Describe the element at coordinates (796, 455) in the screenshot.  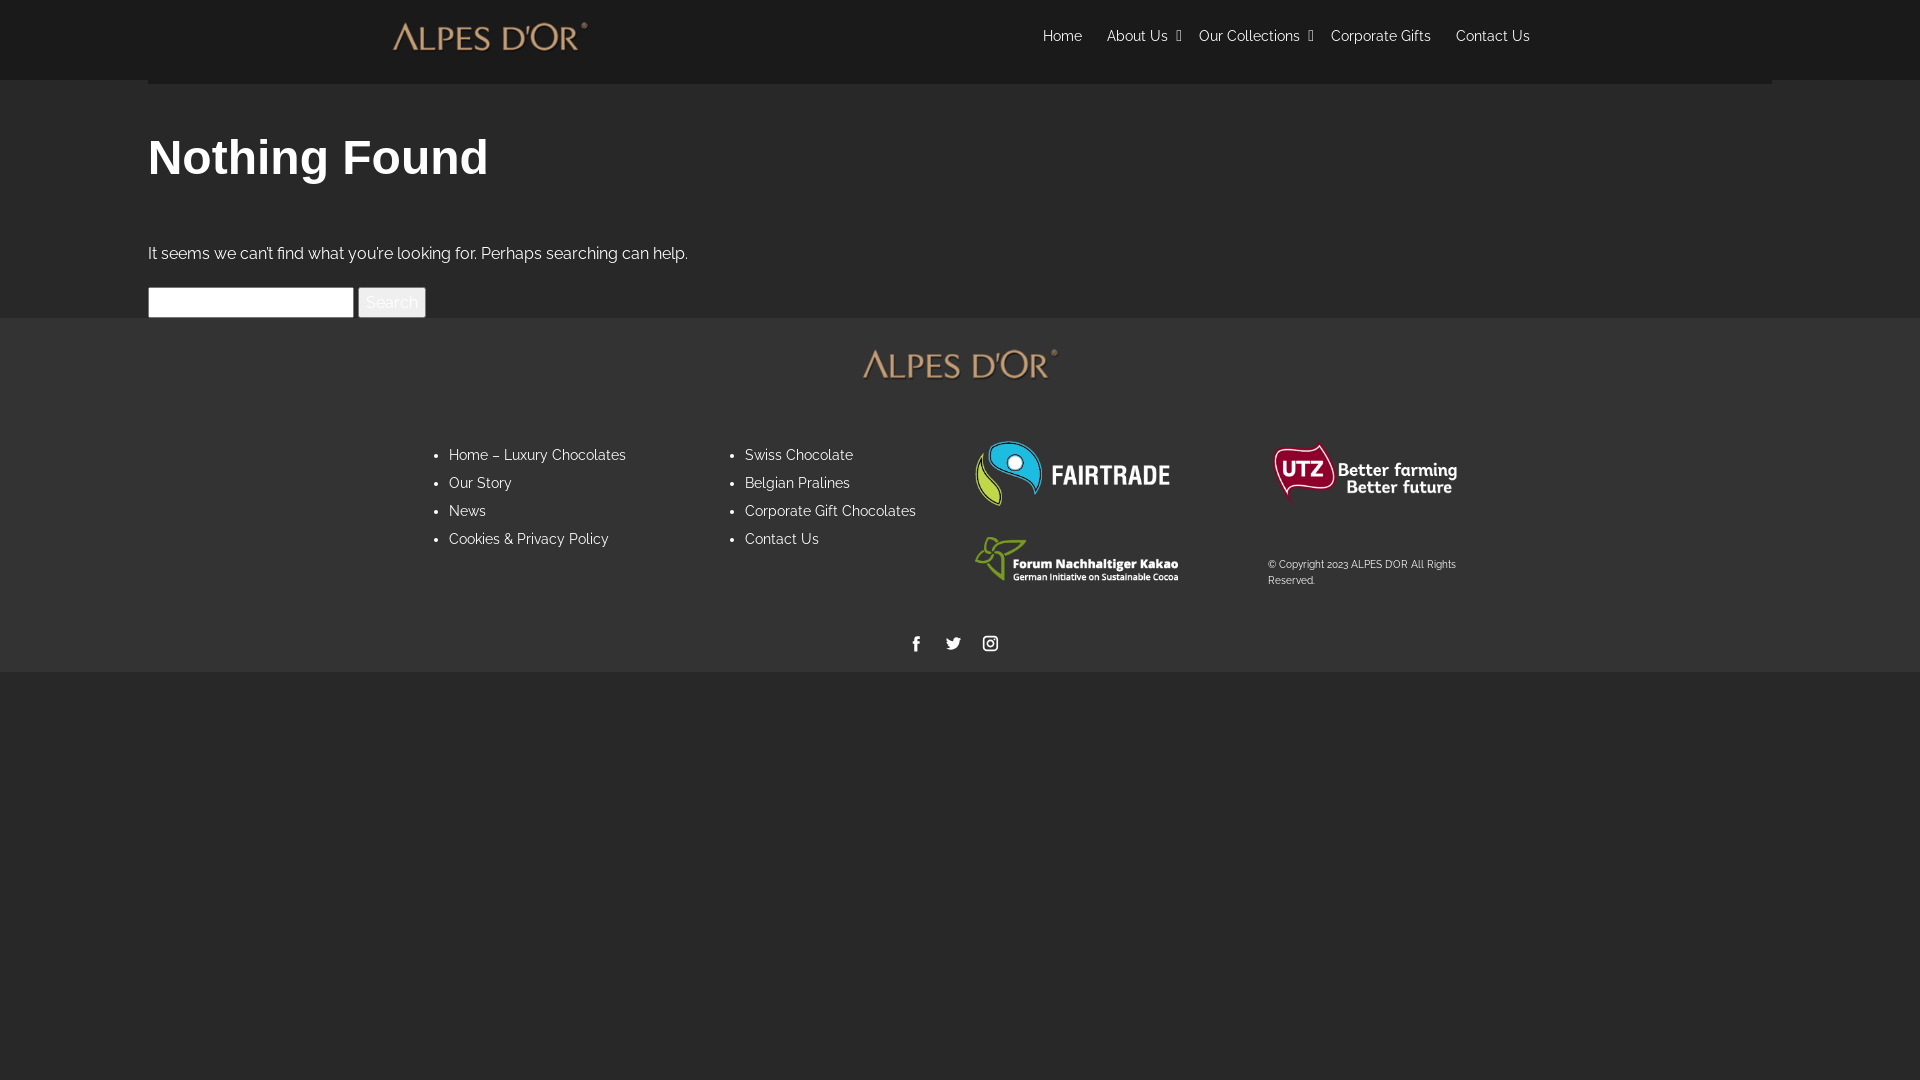
I see `'Swiss Chocolate'` at that location.